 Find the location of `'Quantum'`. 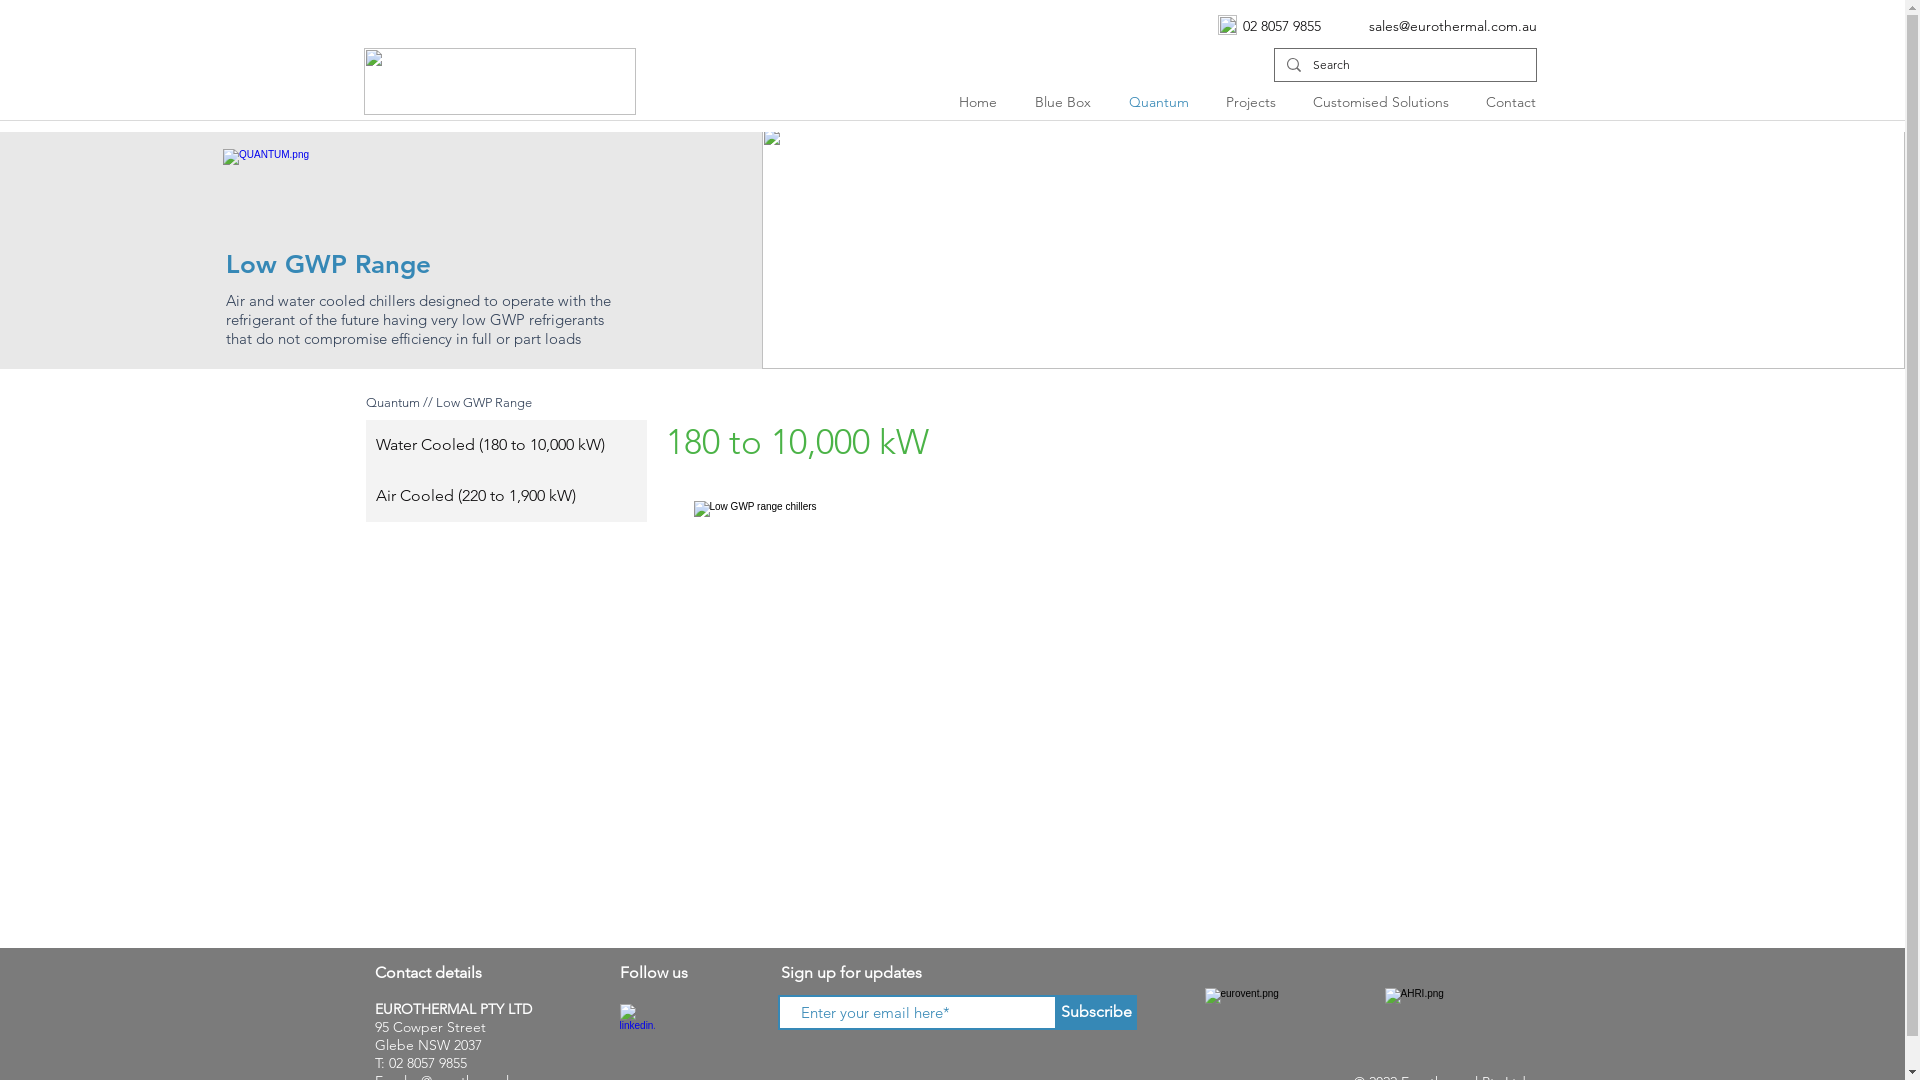

'Quantum' is located at coordinates (1162, 101).